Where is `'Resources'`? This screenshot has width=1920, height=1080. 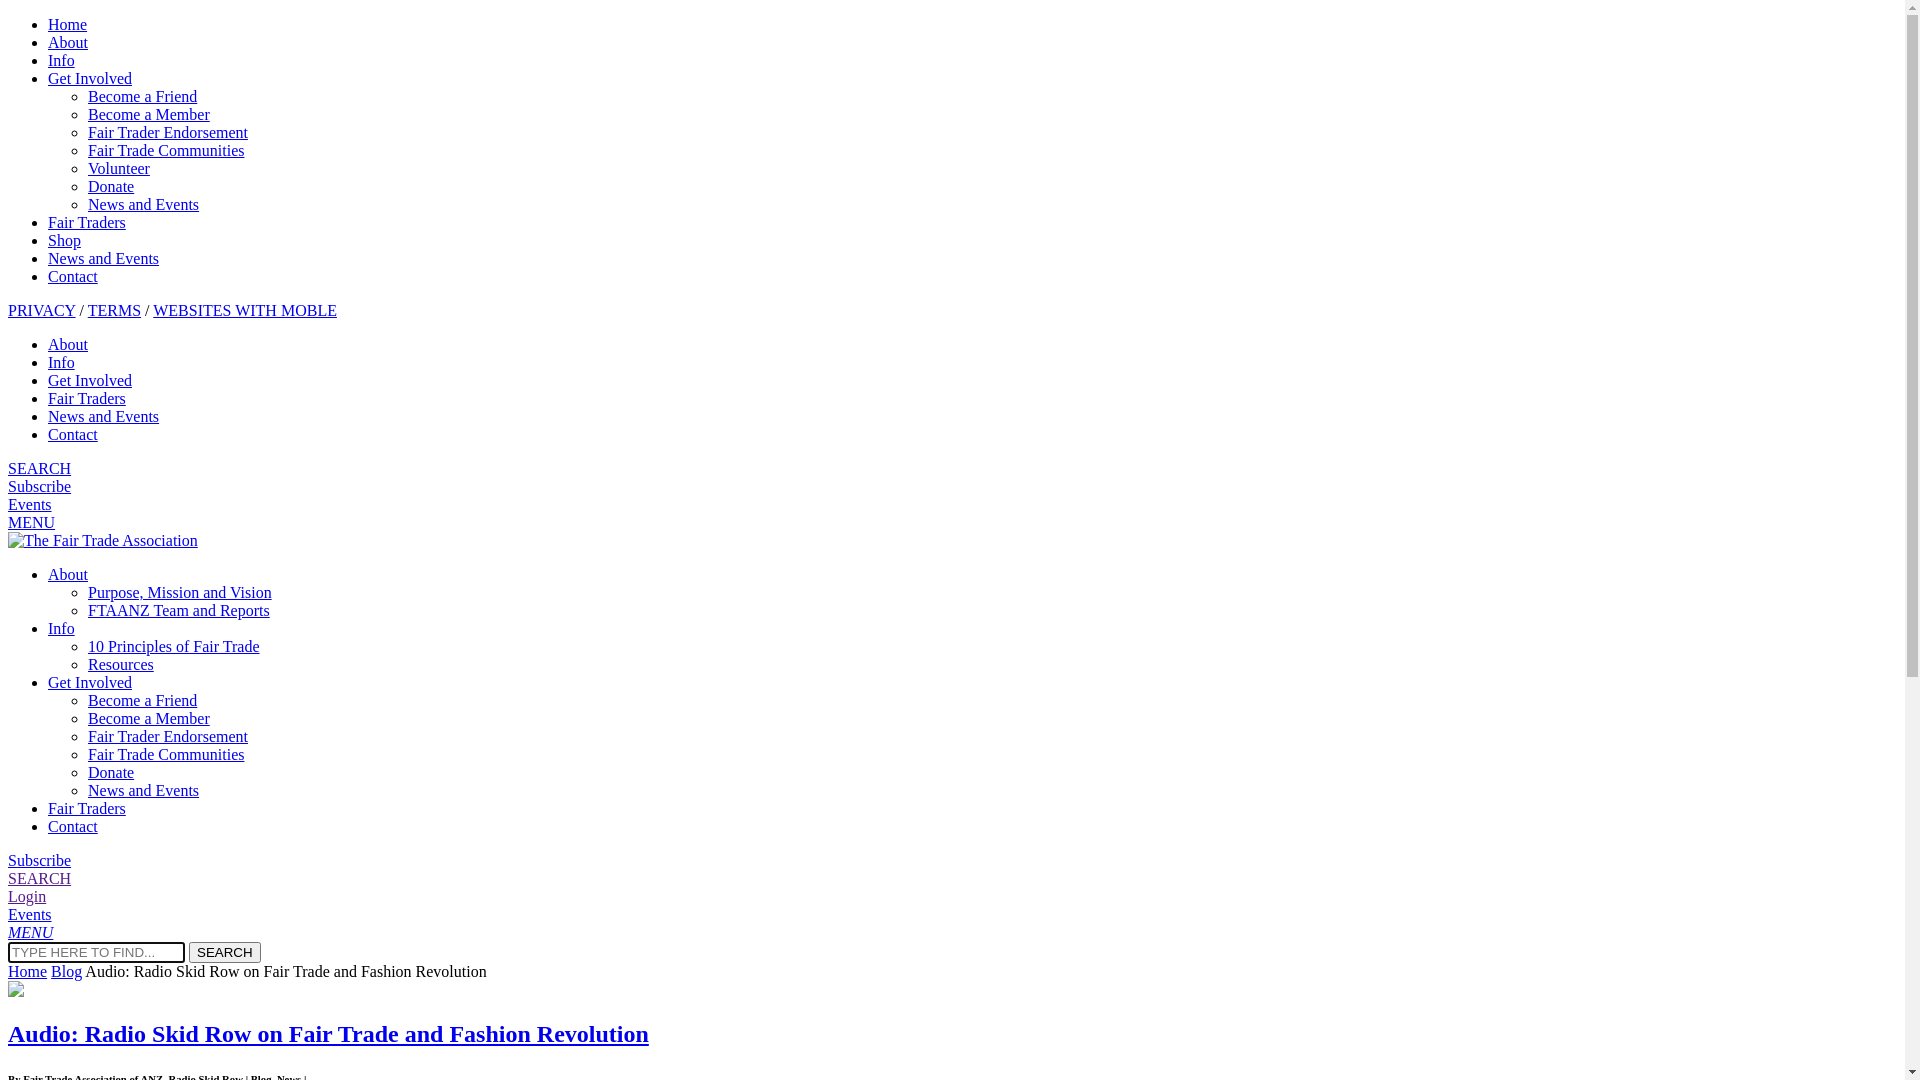 'Resources' is located at coordinates (119, 664).